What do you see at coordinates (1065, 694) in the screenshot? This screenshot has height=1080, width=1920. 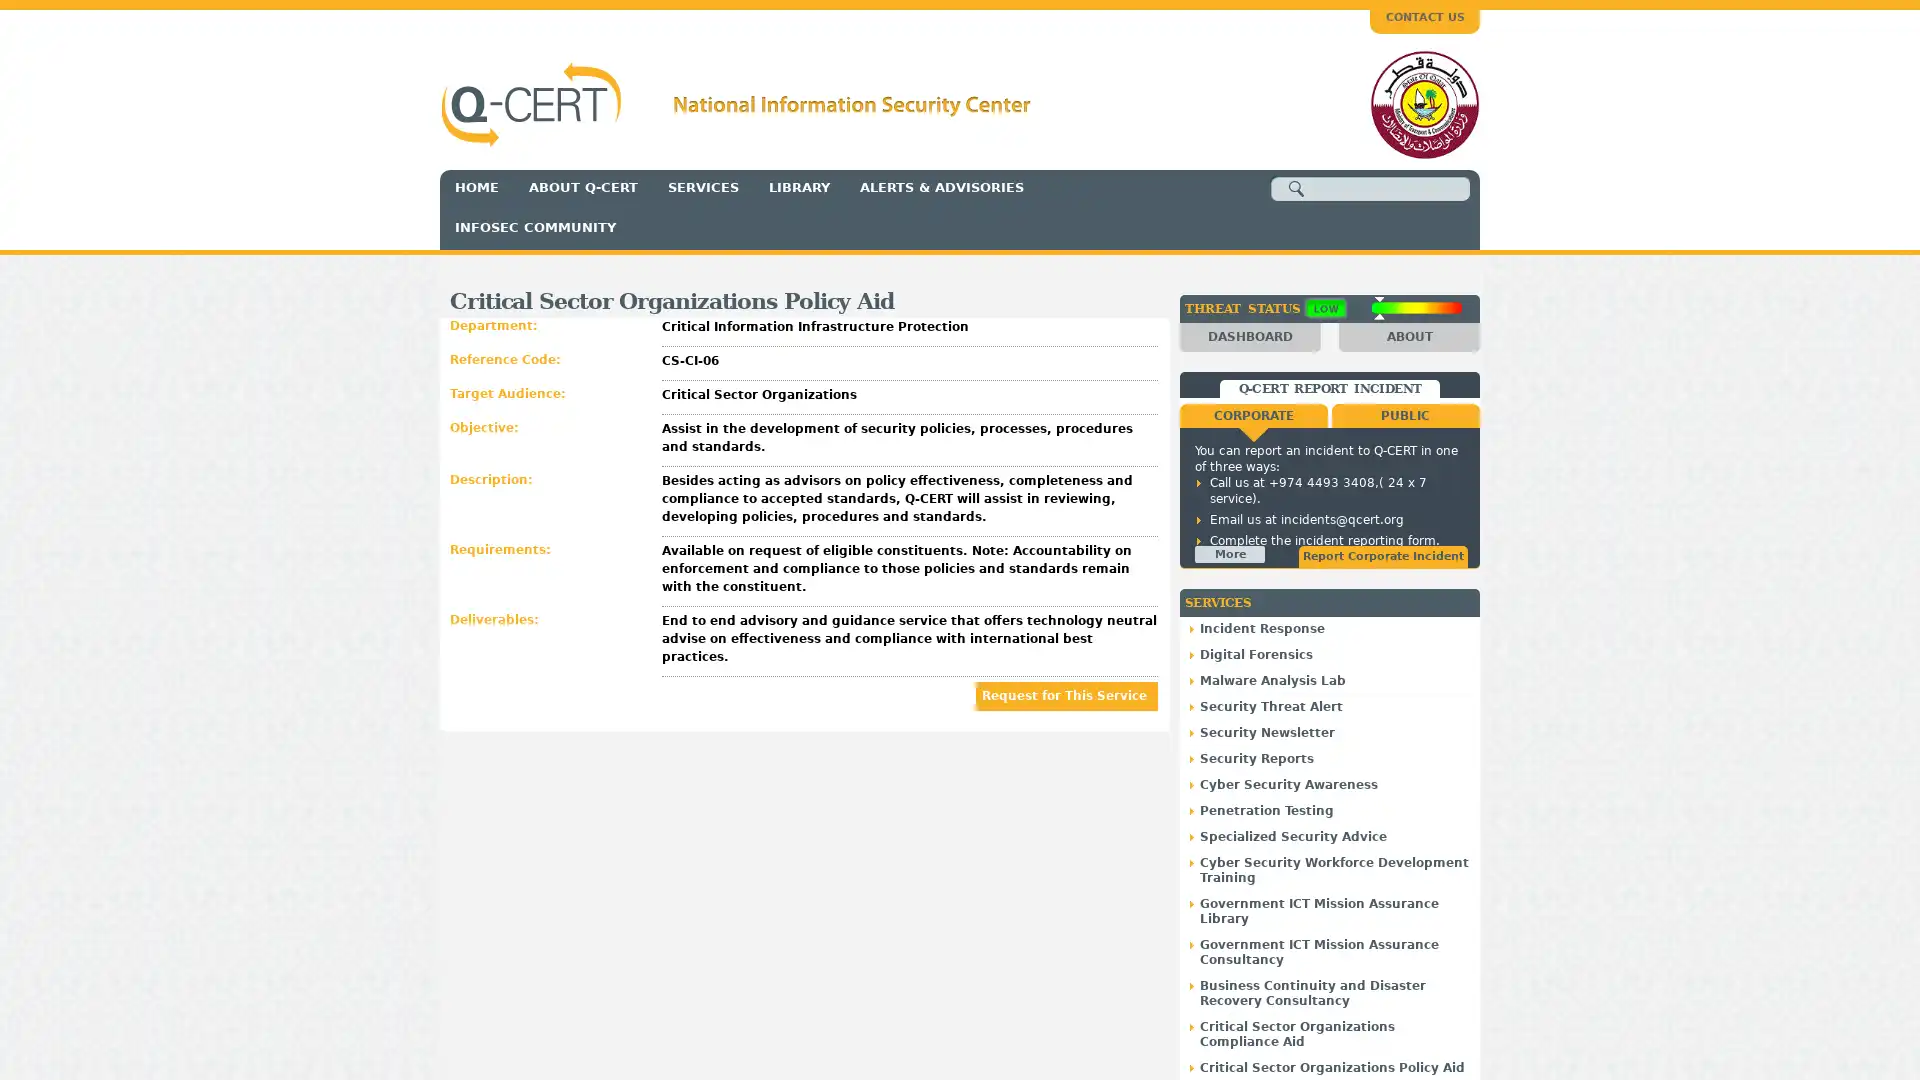 I see `Request for This Service` at bounding box center [1065, 694].